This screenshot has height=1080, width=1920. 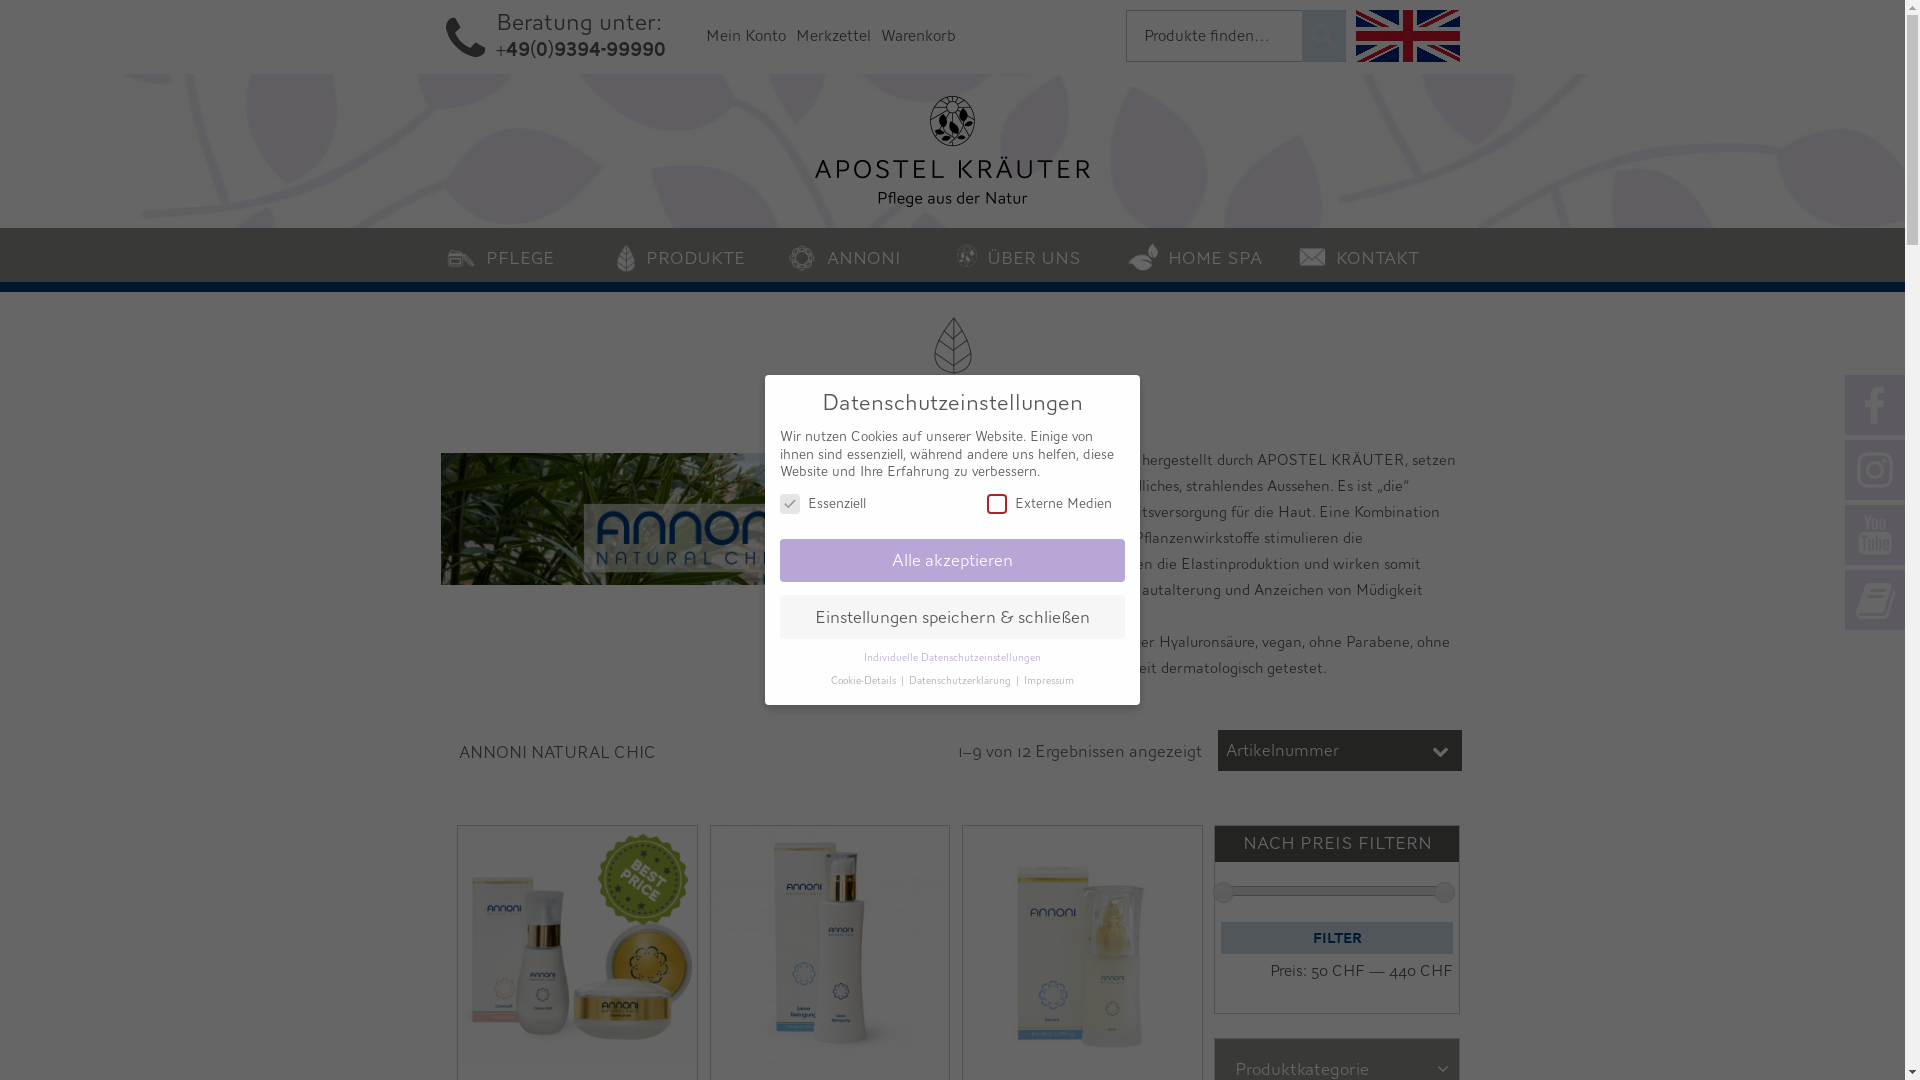 What do you see at coordinates (1874, 534) in the screenshot?
I see `'Youtube'` at bounding box center [1874, 534].